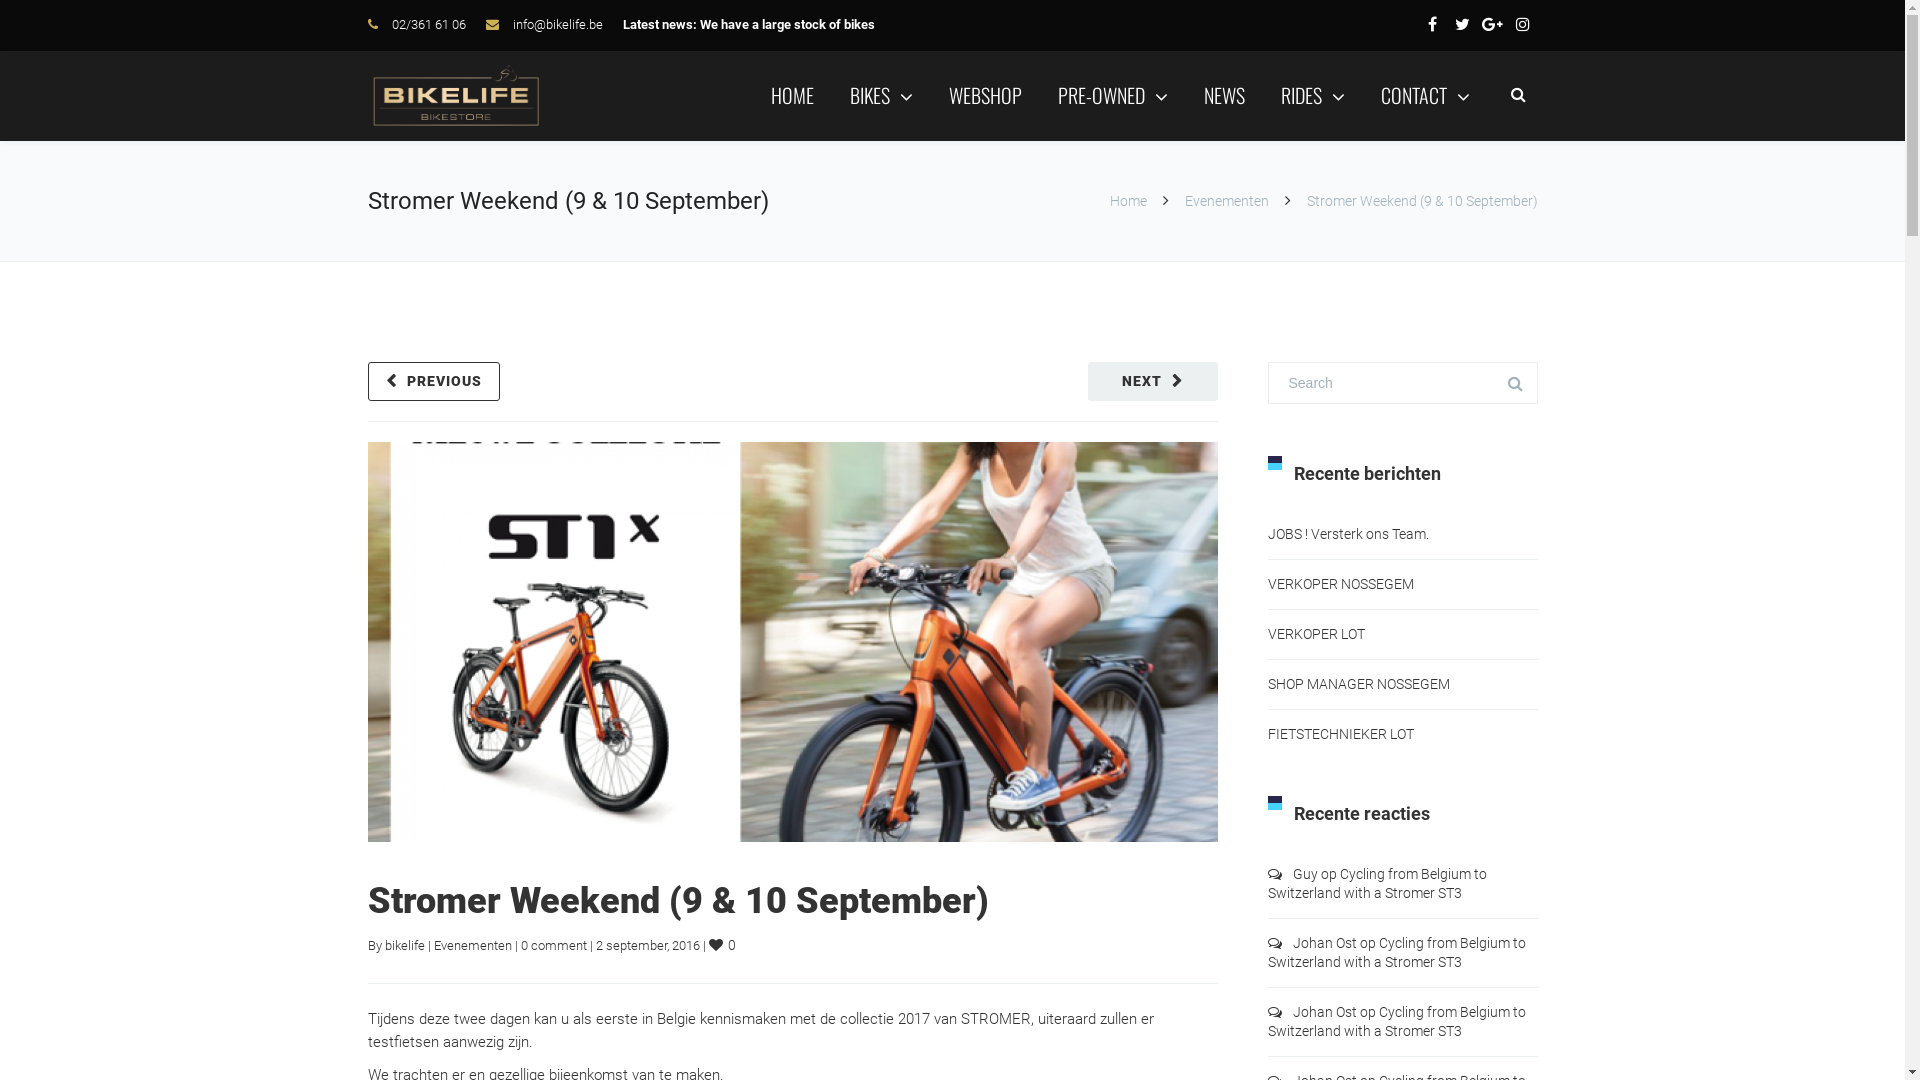 The width and height of the screenshot is (1920, 1080). I want to click on 'RIDES', so click(1311, 95).